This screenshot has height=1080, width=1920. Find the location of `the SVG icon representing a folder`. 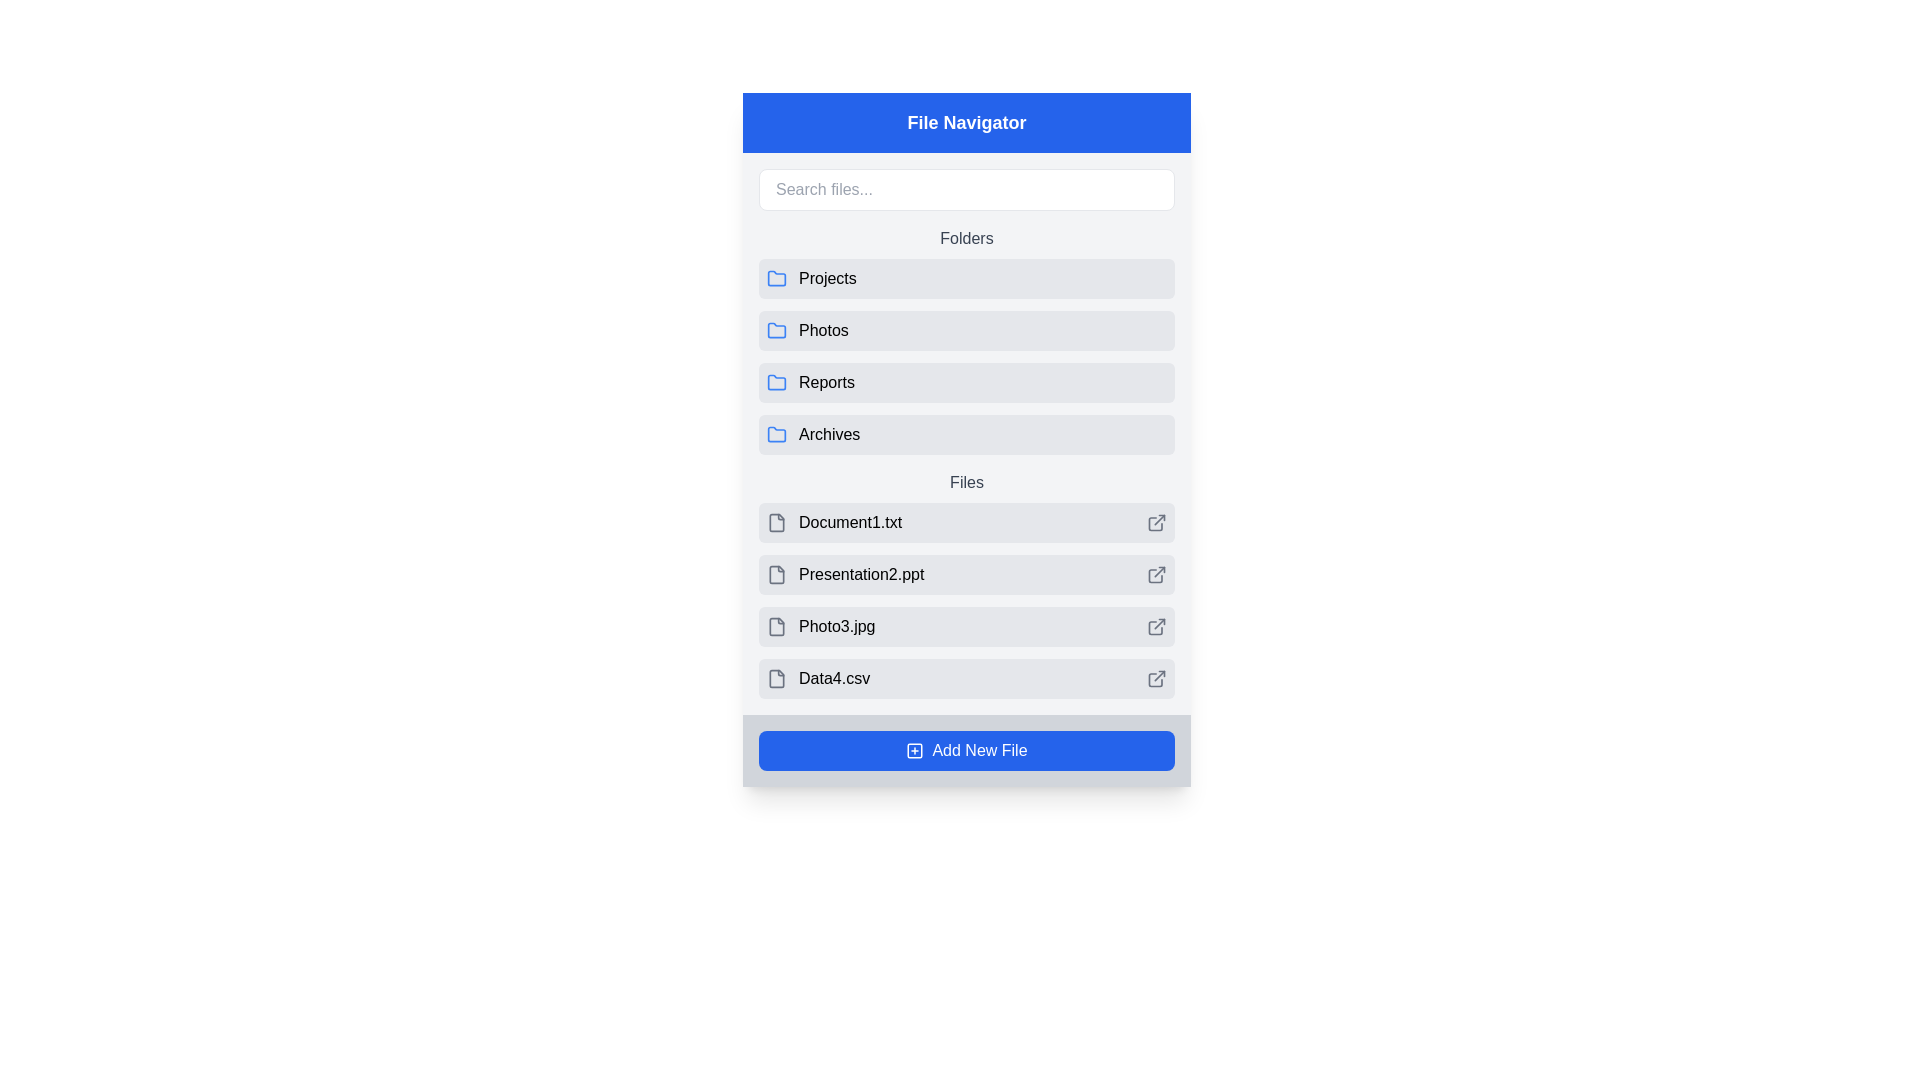

the SVG icon representing a folder is located at coordinates (776, 330).